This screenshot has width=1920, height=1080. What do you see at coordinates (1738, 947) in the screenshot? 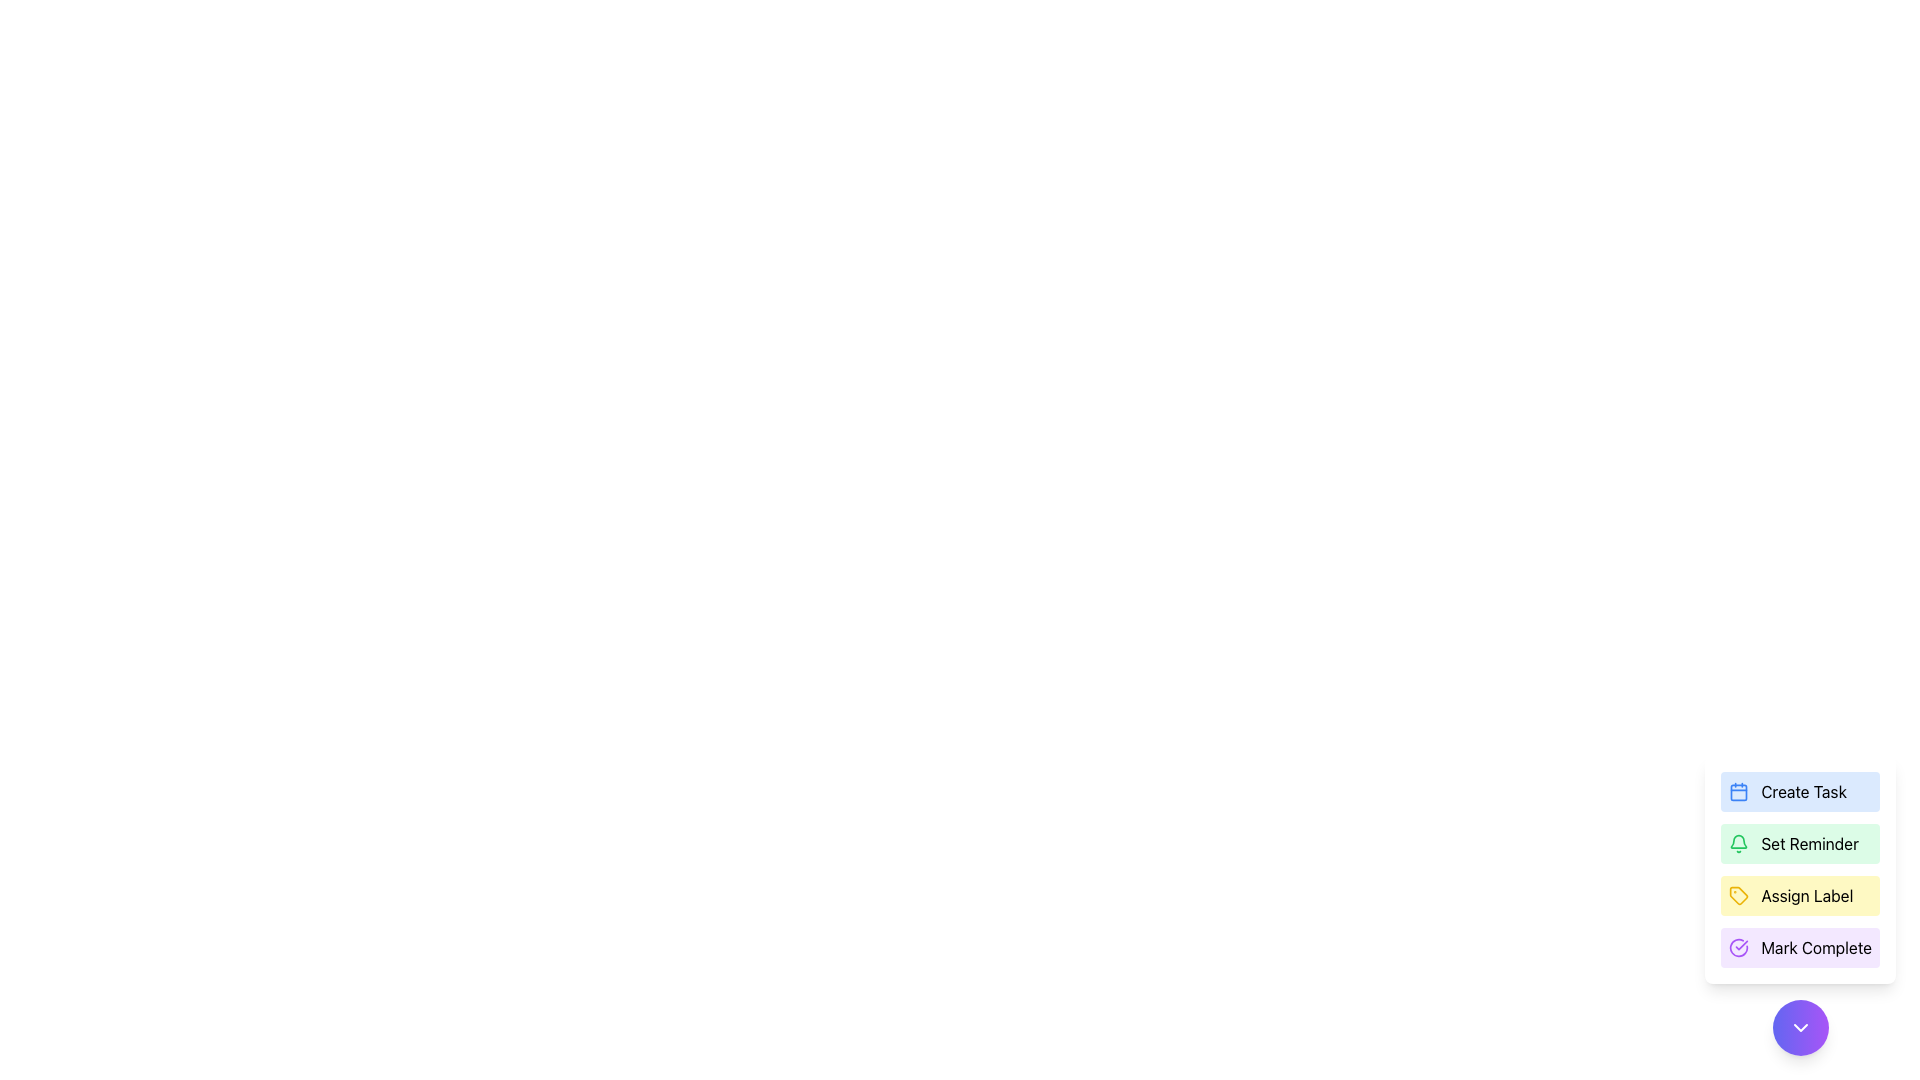
I see `the circular purple icon with a checkmark inside, which is the first element of the 'Mark Complete' menu item` at bounding box center [1738, 947].